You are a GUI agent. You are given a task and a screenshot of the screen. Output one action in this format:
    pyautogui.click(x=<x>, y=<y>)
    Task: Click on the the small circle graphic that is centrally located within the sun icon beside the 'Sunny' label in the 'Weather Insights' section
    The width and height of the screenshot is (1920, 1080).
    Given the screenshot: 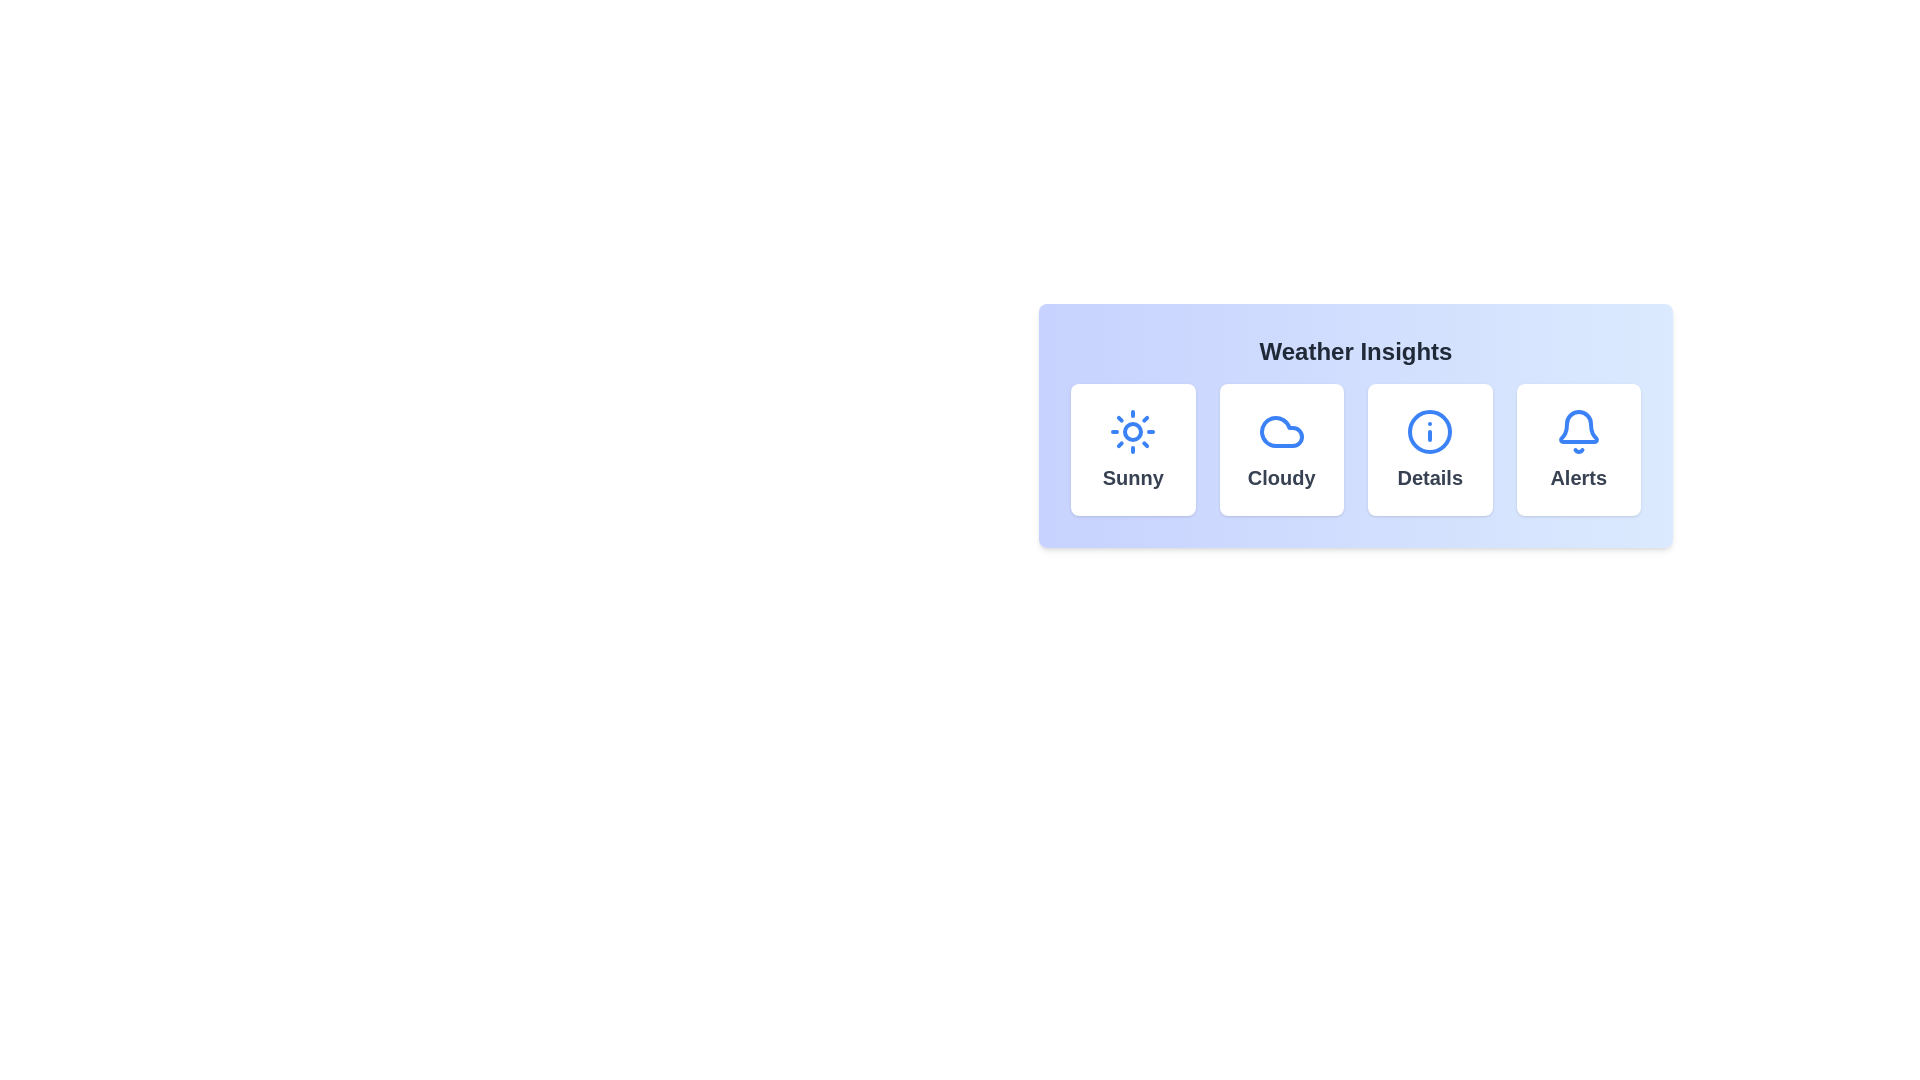 What is the action you would take?
    pyautogui.click(x=1133, y=431)
    